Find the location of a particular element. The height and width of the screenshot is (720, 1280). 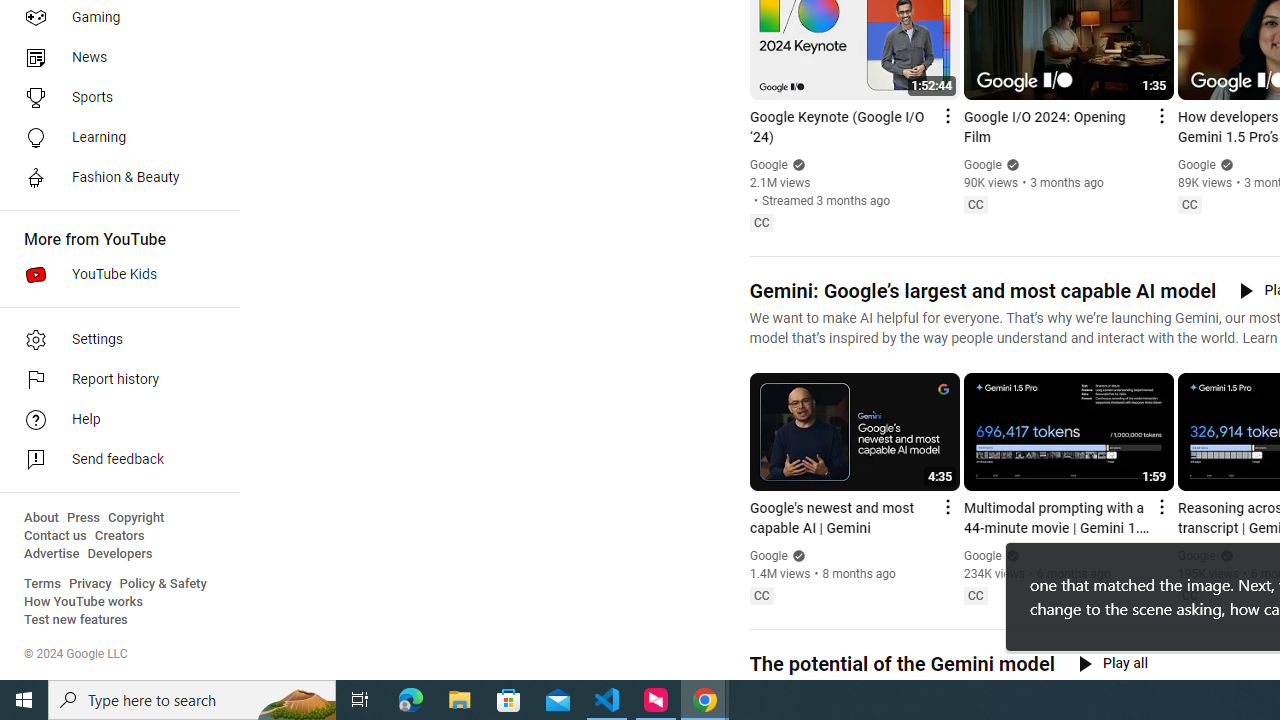

'Play all' is located at coordinates (1112, 663).